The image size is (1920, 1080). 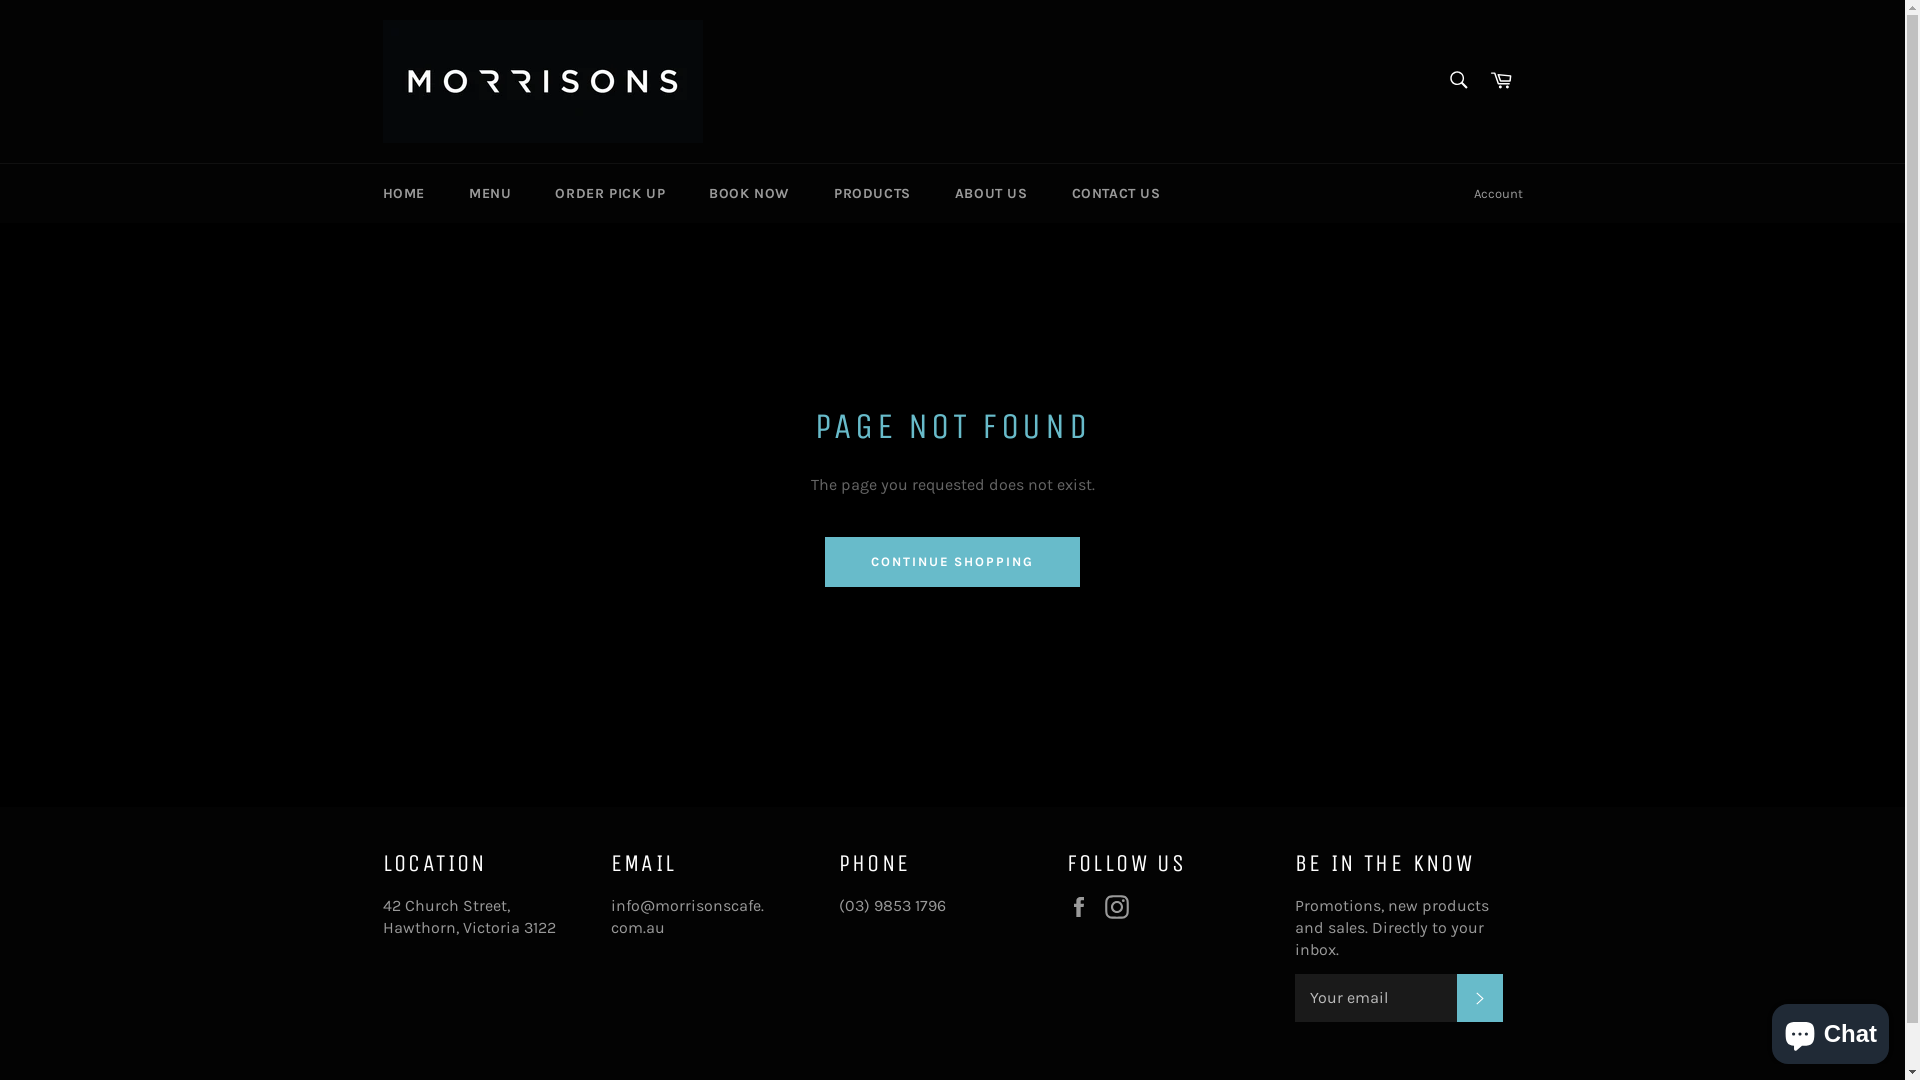 What do you see at coordinates (1479, 80) in the screenshot?
I see `'Cart'` at bounding box center [1479, 80].